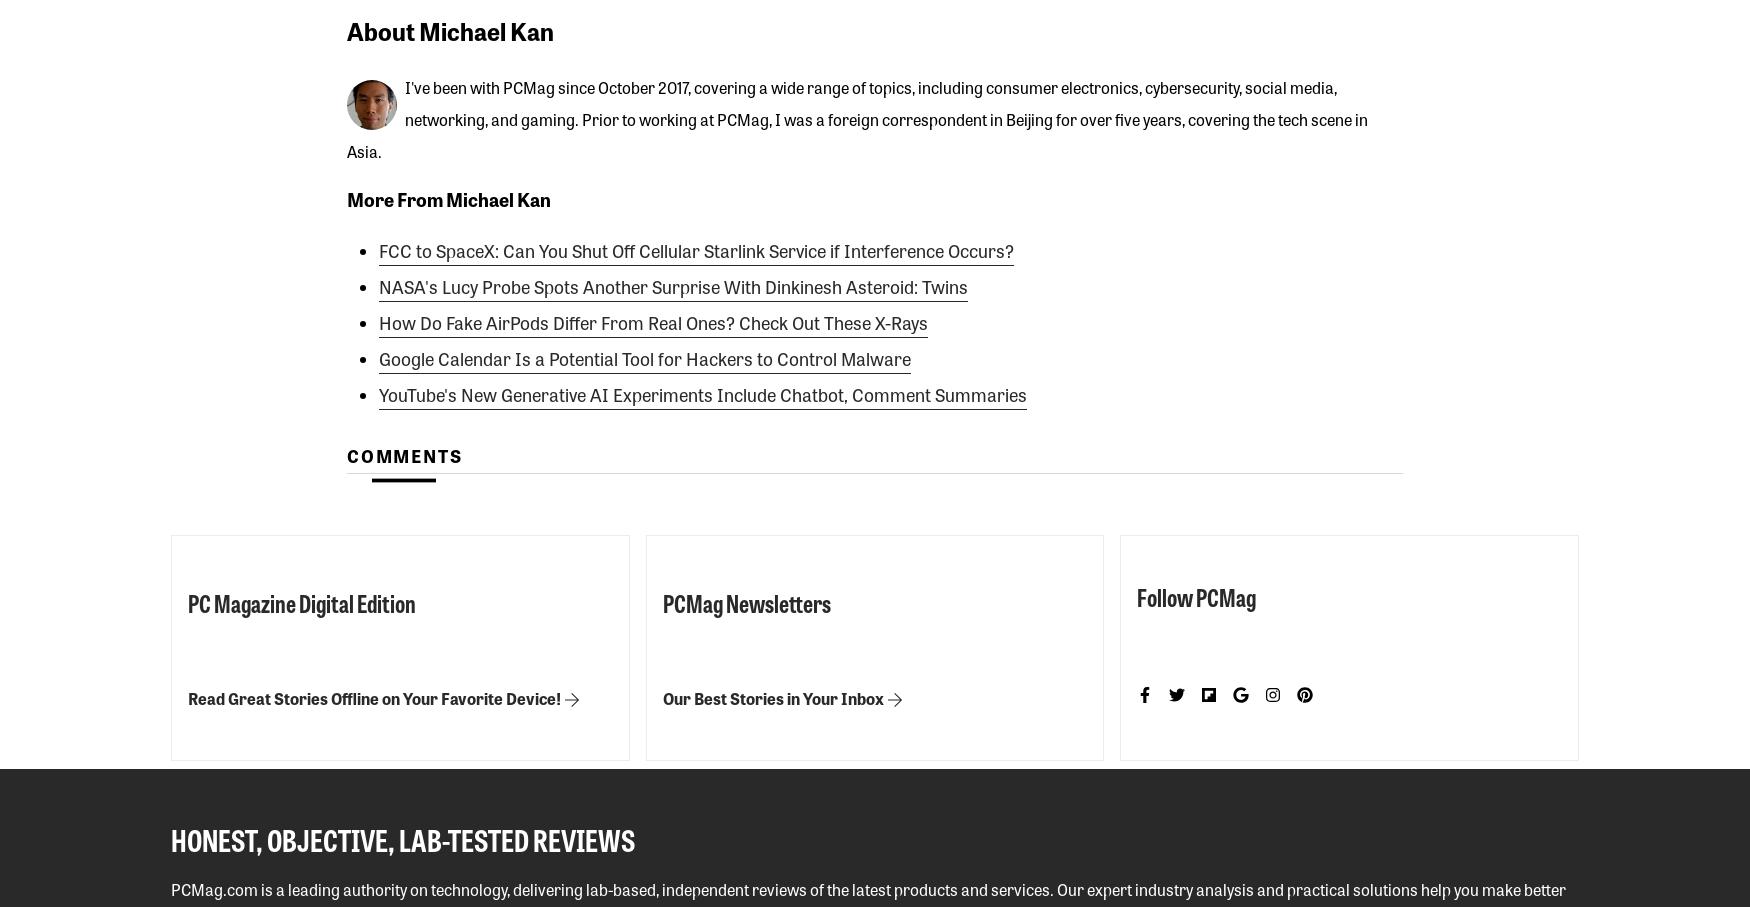 This screenshot has height=907, width=1750. I want to click on 'NASA's Lucy Probe Spots Another Surprise With Dinkinesh Asteroid: Twins', so click(378, 284).